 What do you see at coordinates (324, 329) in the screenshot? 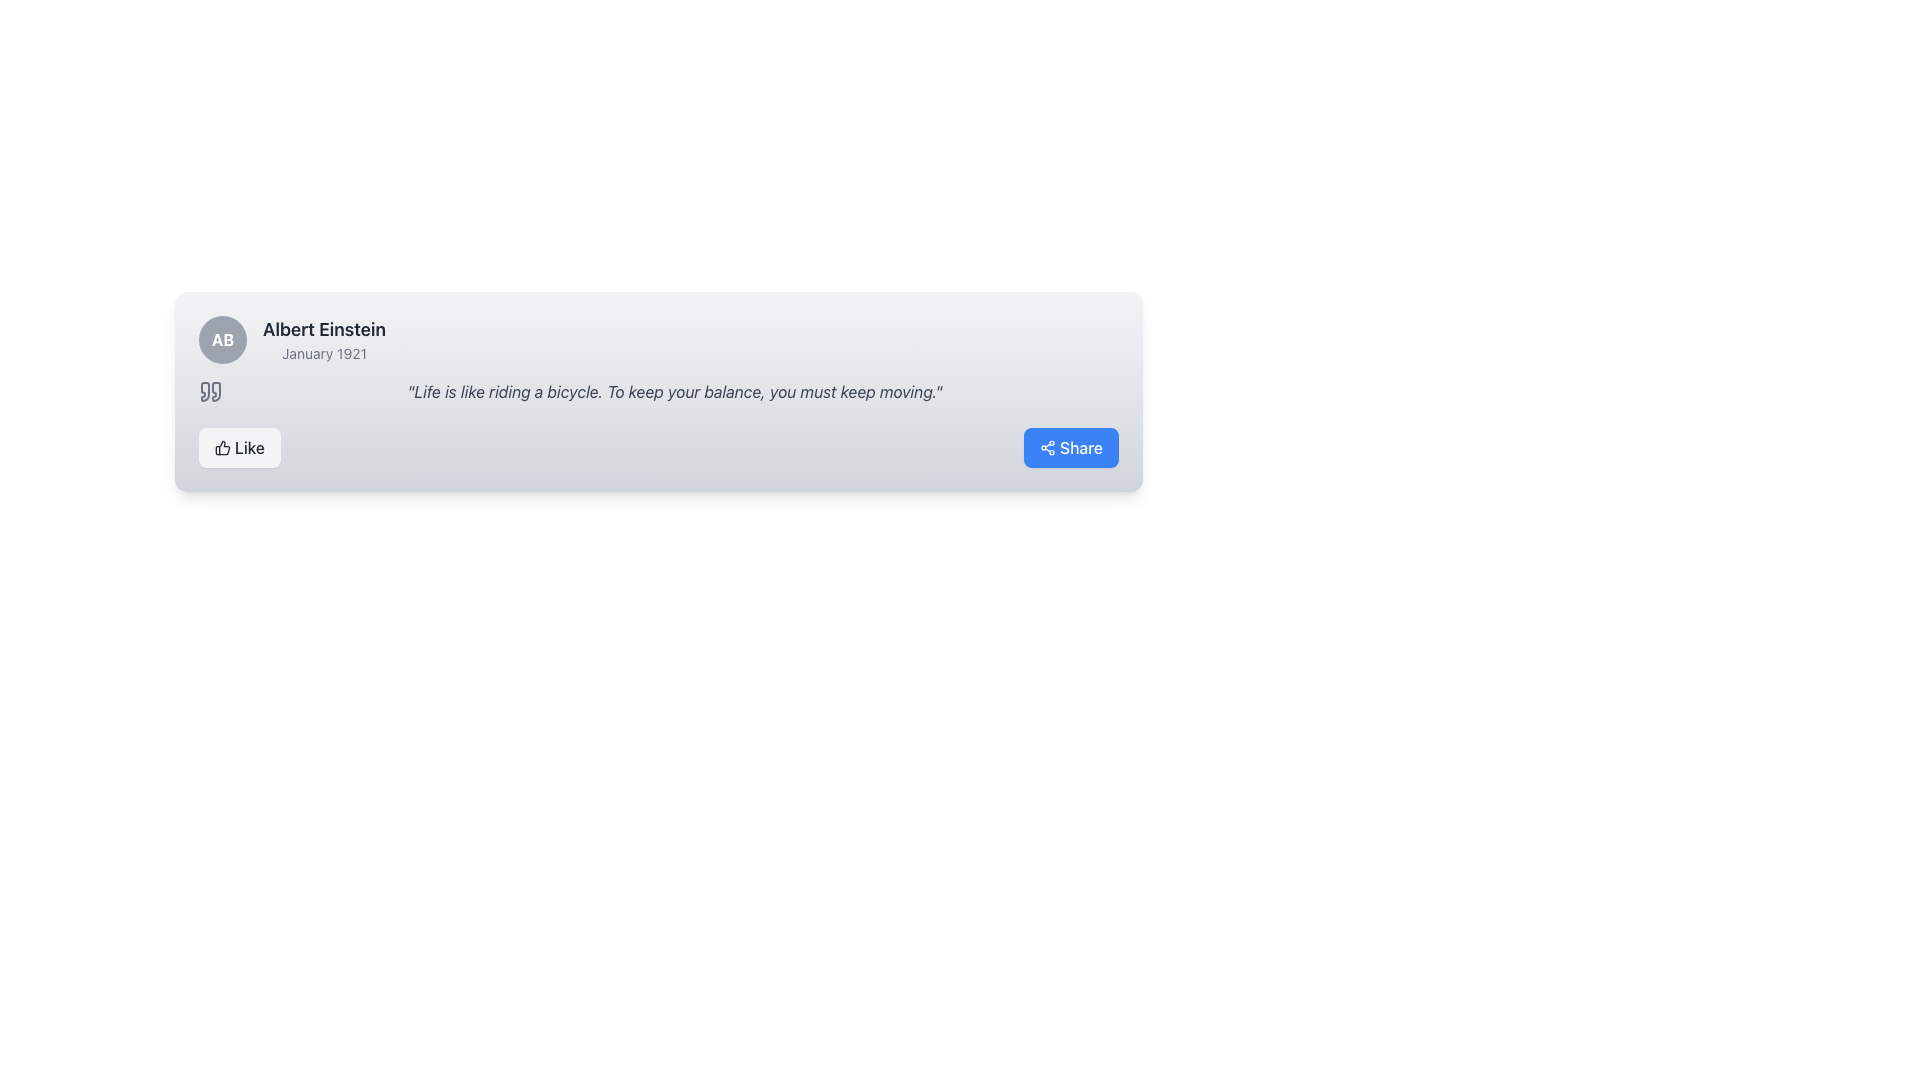
I see `the Text label that indicates the name of the person associated with the content in the panel, located beneath the avatar icon 'AB' and above the 'January 1921' text` at bounding box center [324, 329].